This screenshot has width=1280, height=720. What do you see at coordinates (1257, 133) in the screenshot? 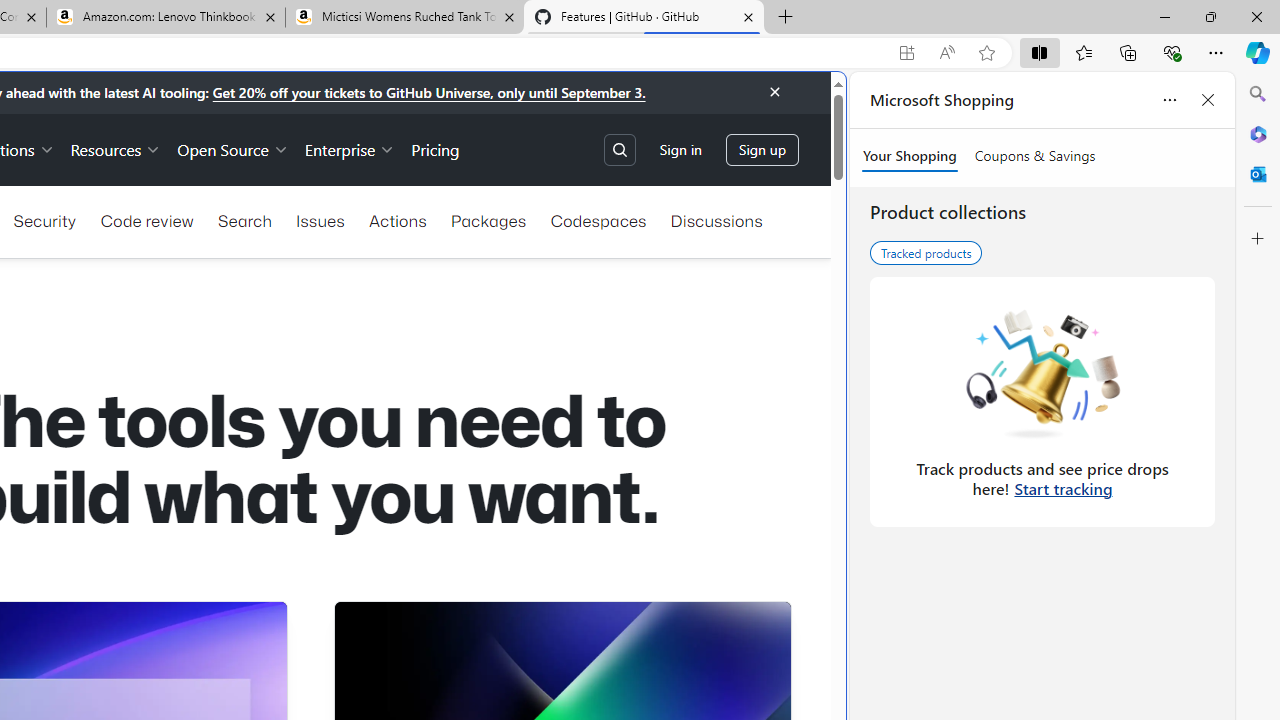
I see `'Microsoft 365'` at bounding box center [1257, 133].